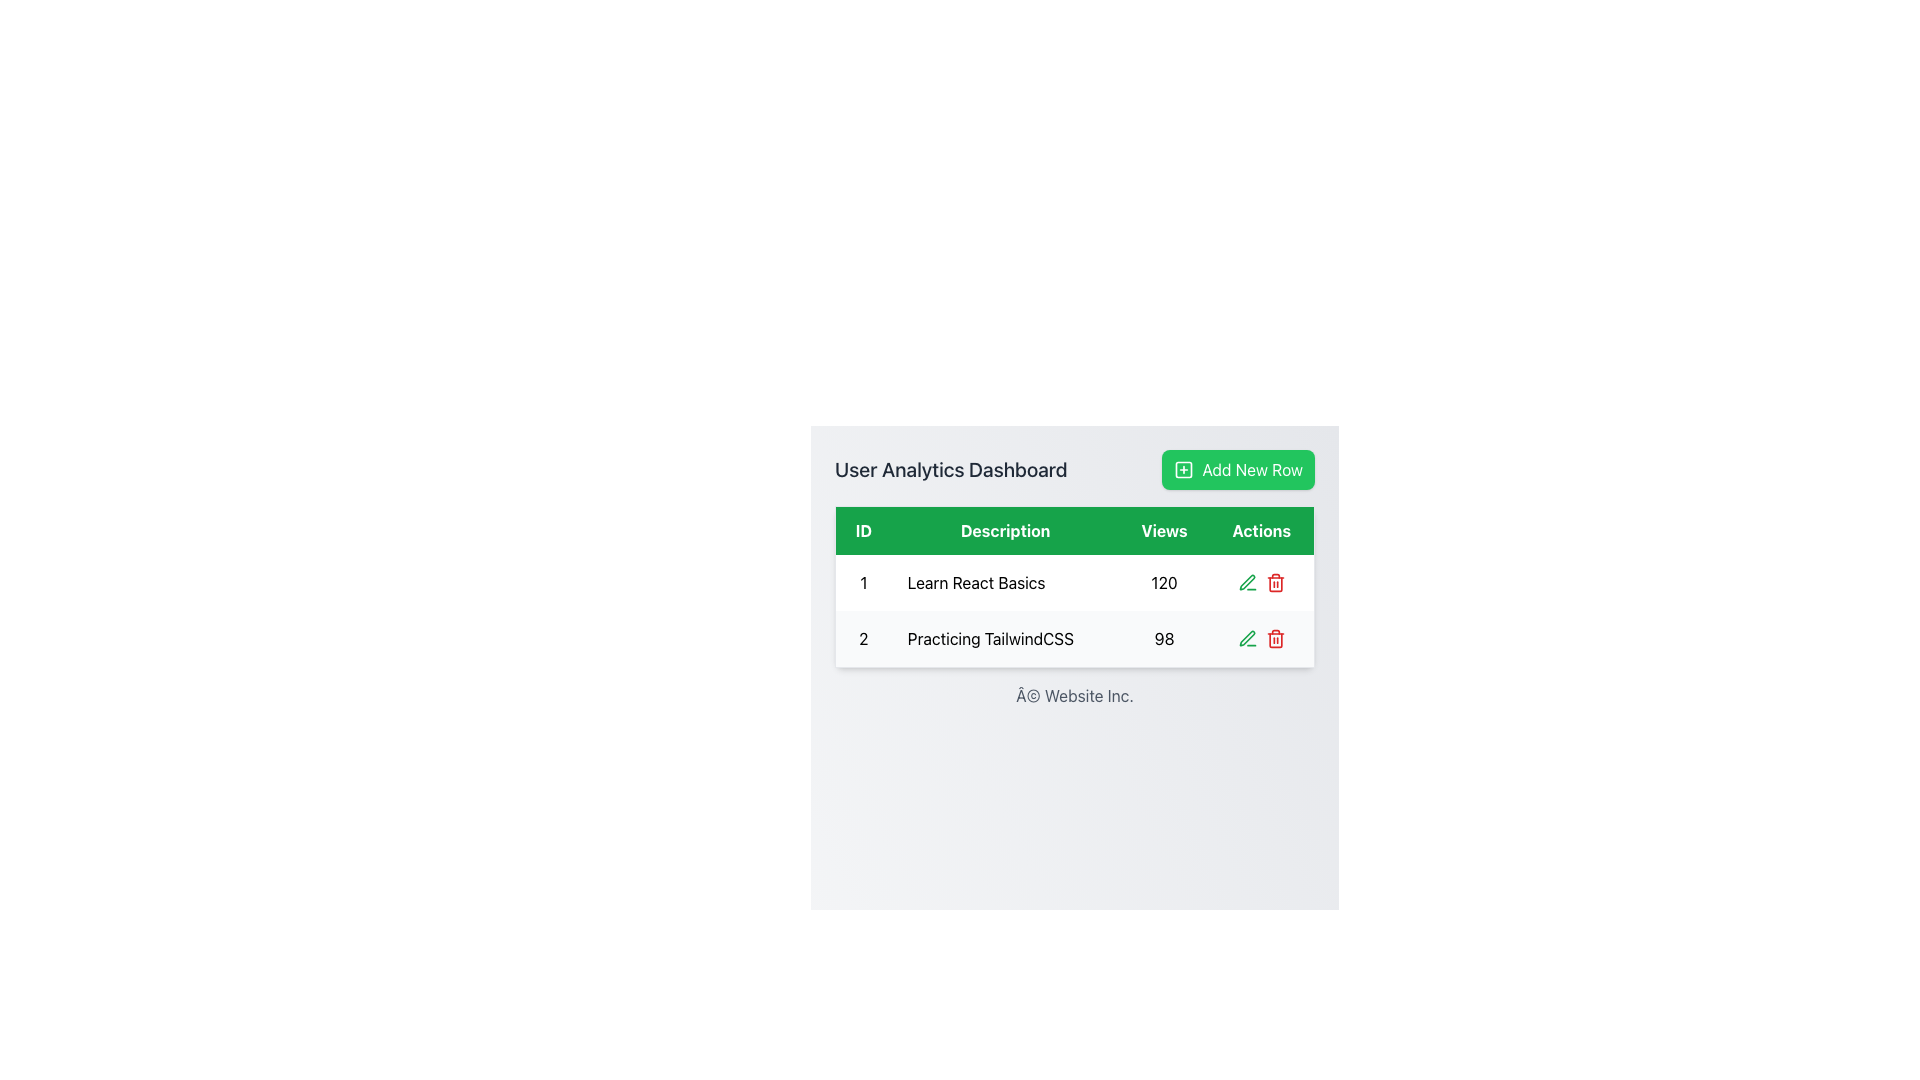 The height and width of the screenshot is (1080, 1920). What do you see at coordinates (1246, 582) in the screenshot?
I see `the green pencil icon in the second row of the 'Actions' column` at bounding box center [1246, 582].